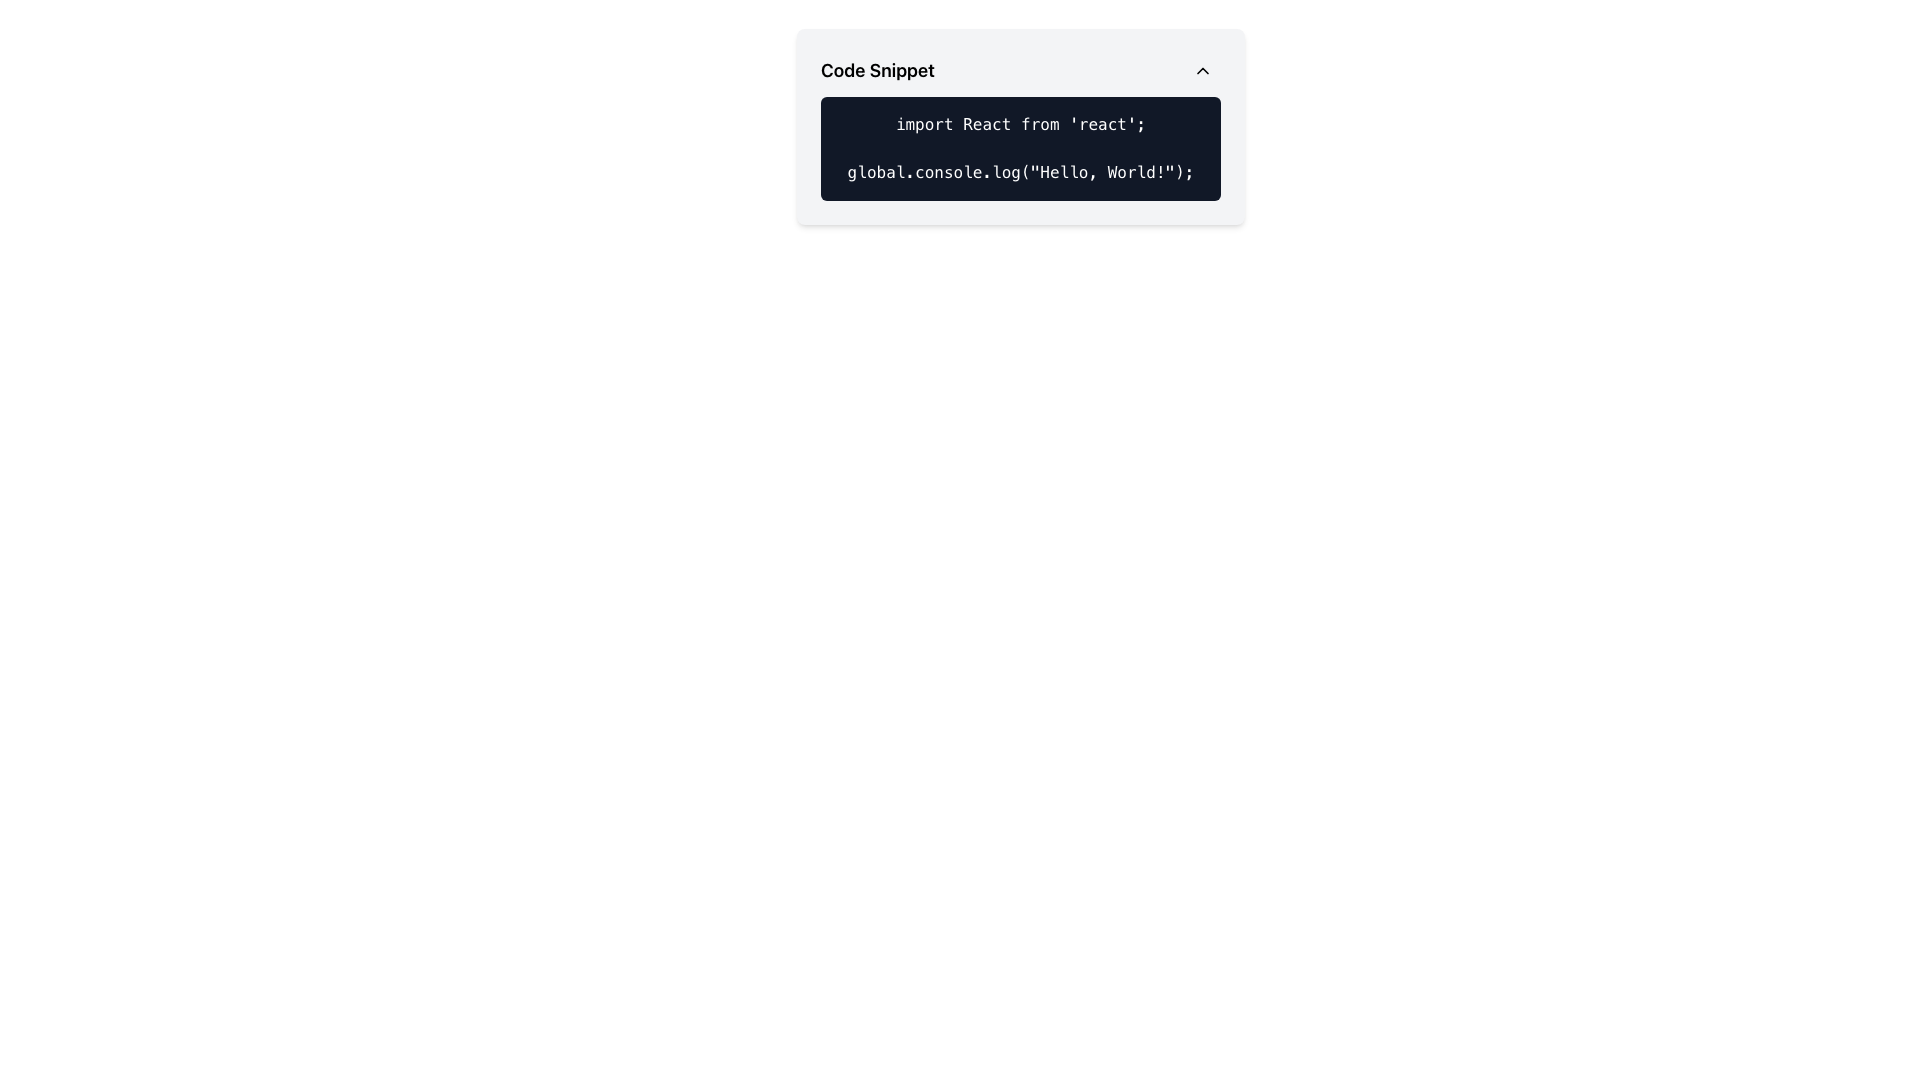  Describe the element at coordinates (1202, 69) in the screenshot. I see `the button with an embedded SVG graphic located at the top-right corner of the 'Code Snippet' header` at that location.